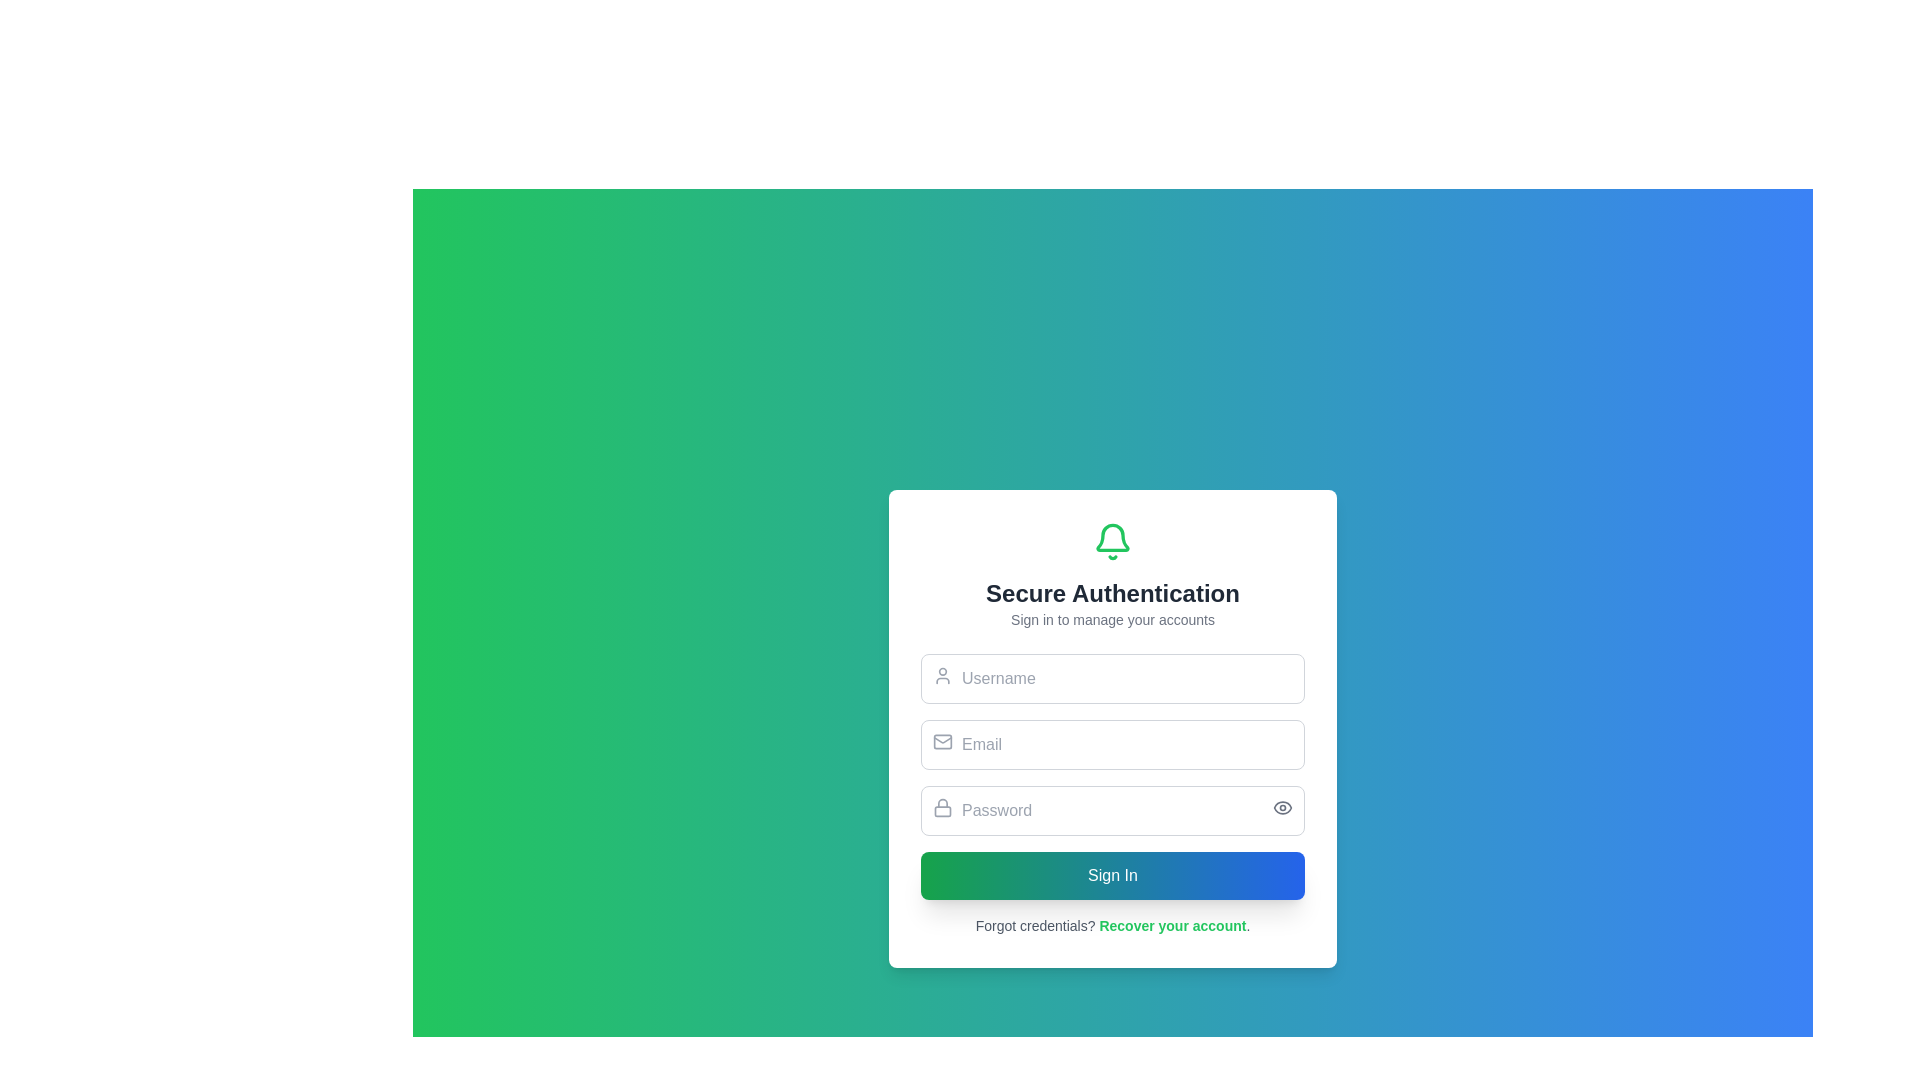 The height and width of the screenshot is (1080, 1920). What do you see at coordinates (941, 741) in the screenshot?
I see `the central rectangular component of the envelope icon, which is part of the email input field's interface, located to the left of the placeholder text` at bounding box center [941, 741].